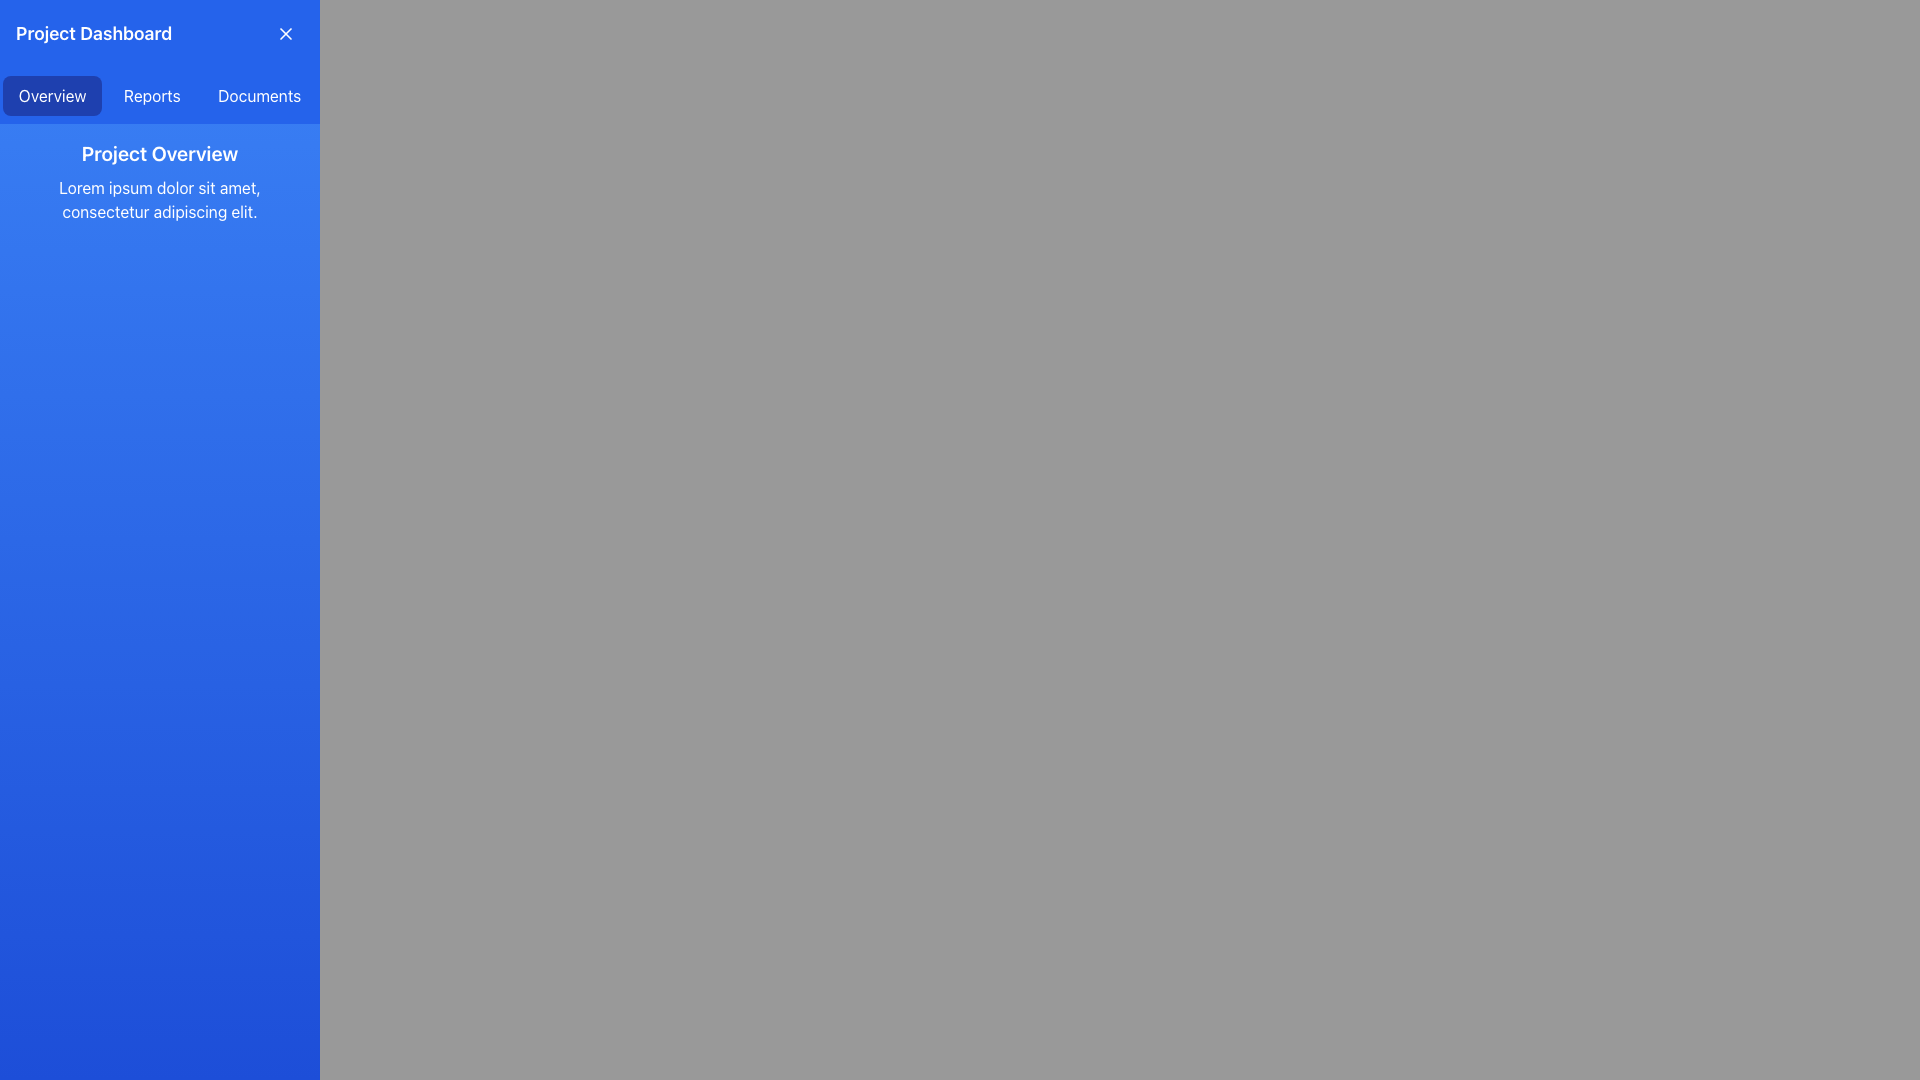 The height and width of the screenshot is (1080, 1920). I want to click on text displayed in the bold and enlarged 'Project Overview' label, which is centrally aligned within the blue panel above the descriptive text, so click(158, 153).